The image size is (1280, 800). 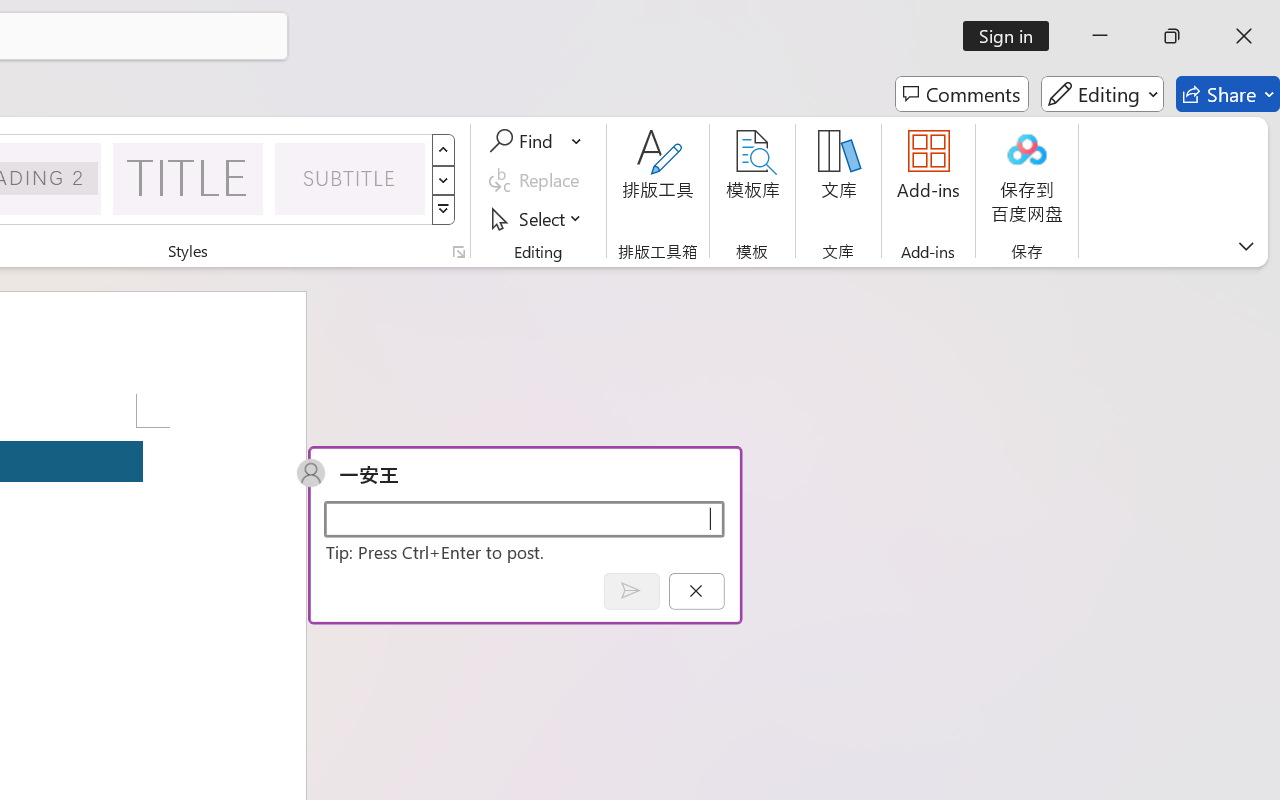 I want to click on 'Editing', so click(x=1101, y=94).